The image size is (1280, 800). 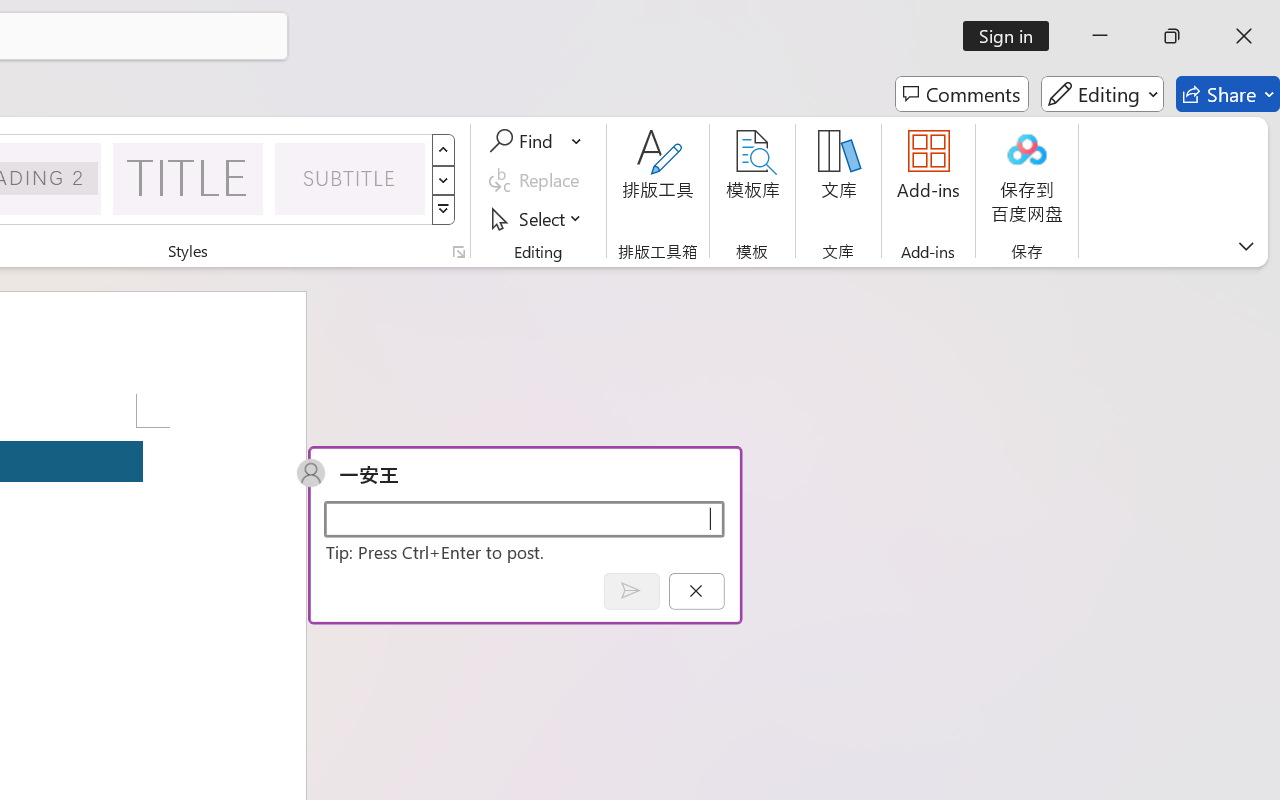 I want to click on 'Editing', so click(x=1101, y=94).